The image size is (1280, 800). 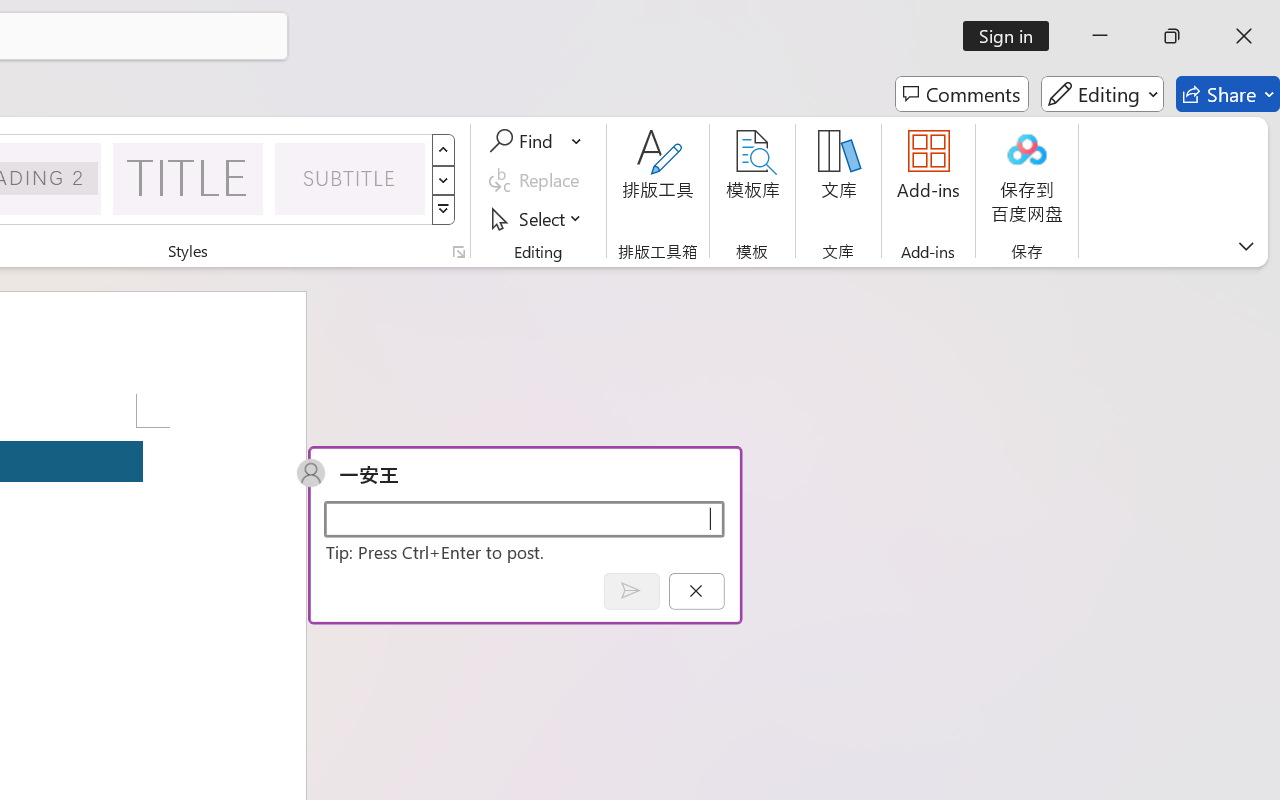 I want to click on 'Editing', so click(x=1101, y=94).